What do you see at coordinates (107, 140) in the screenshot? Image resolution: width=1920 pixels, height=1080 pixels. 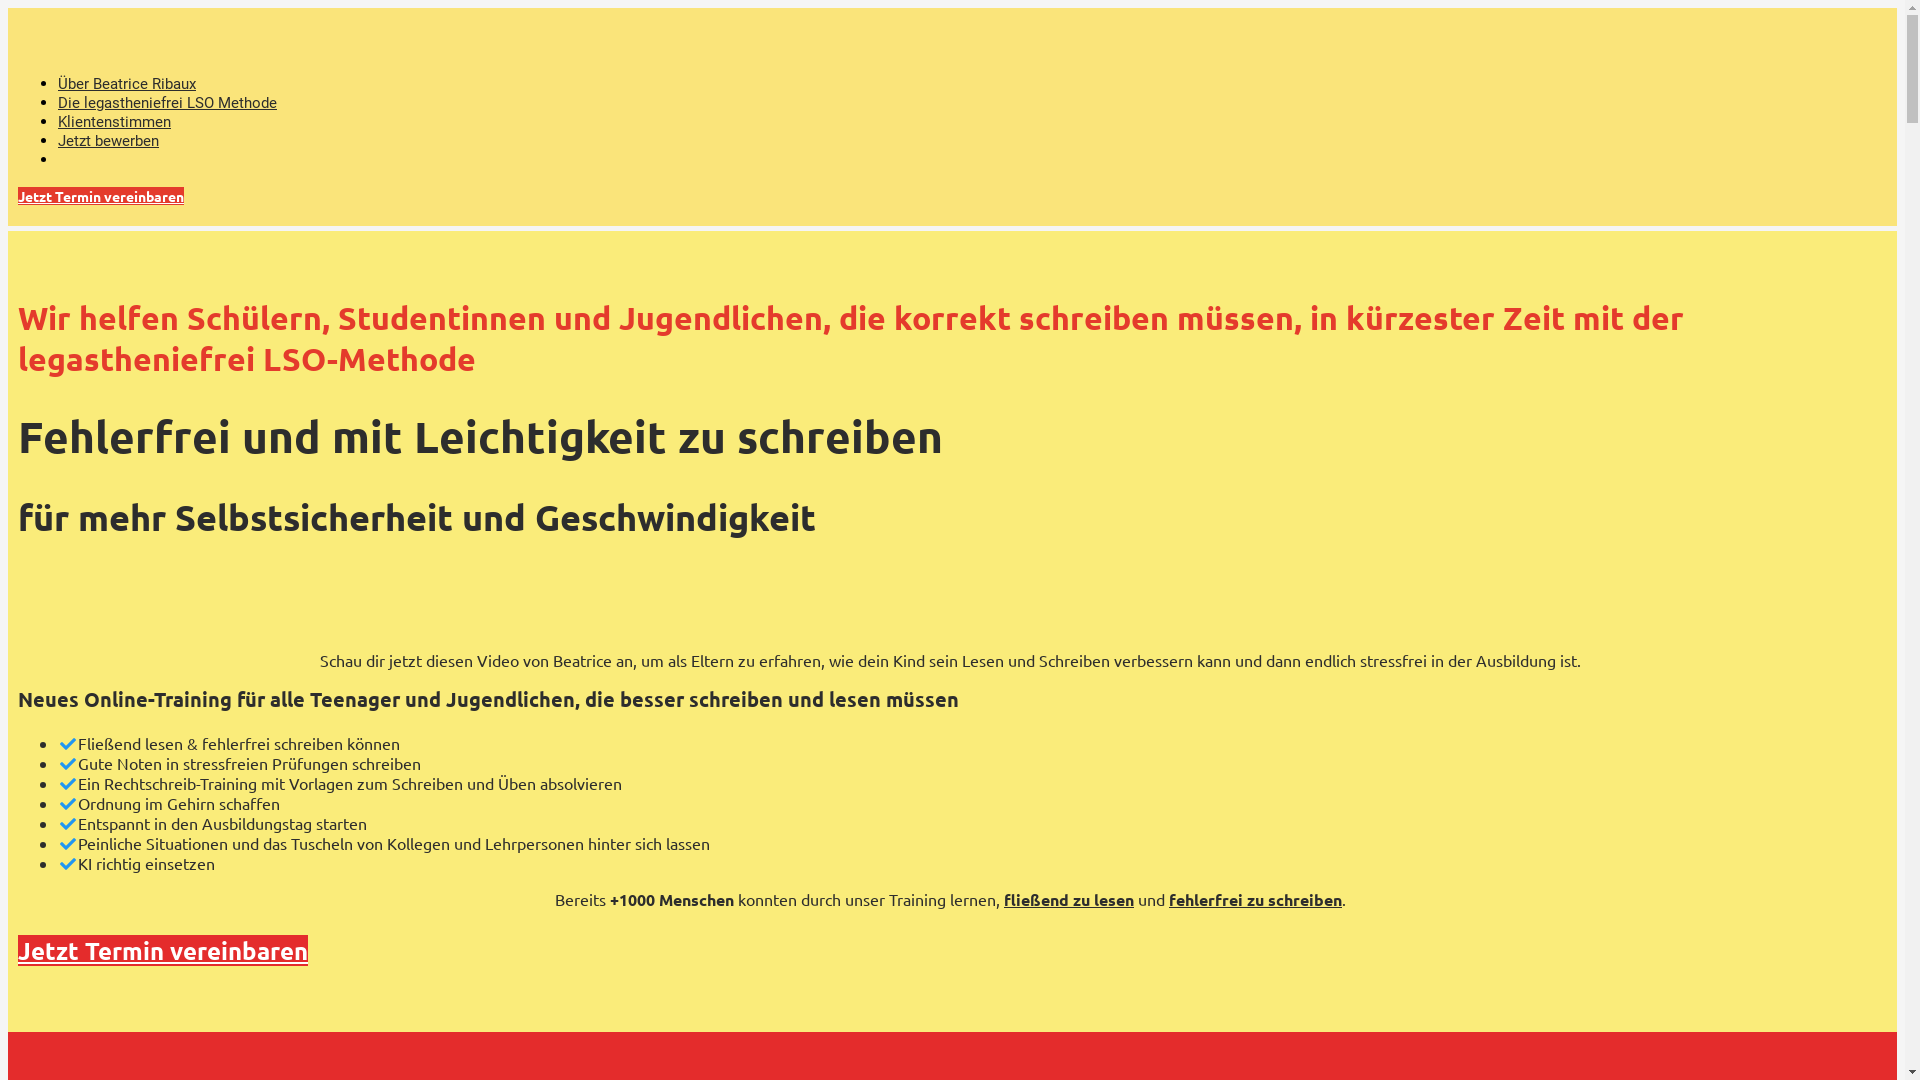 I see `'Jetzt bewerben'` at bounding box center [107, 140].